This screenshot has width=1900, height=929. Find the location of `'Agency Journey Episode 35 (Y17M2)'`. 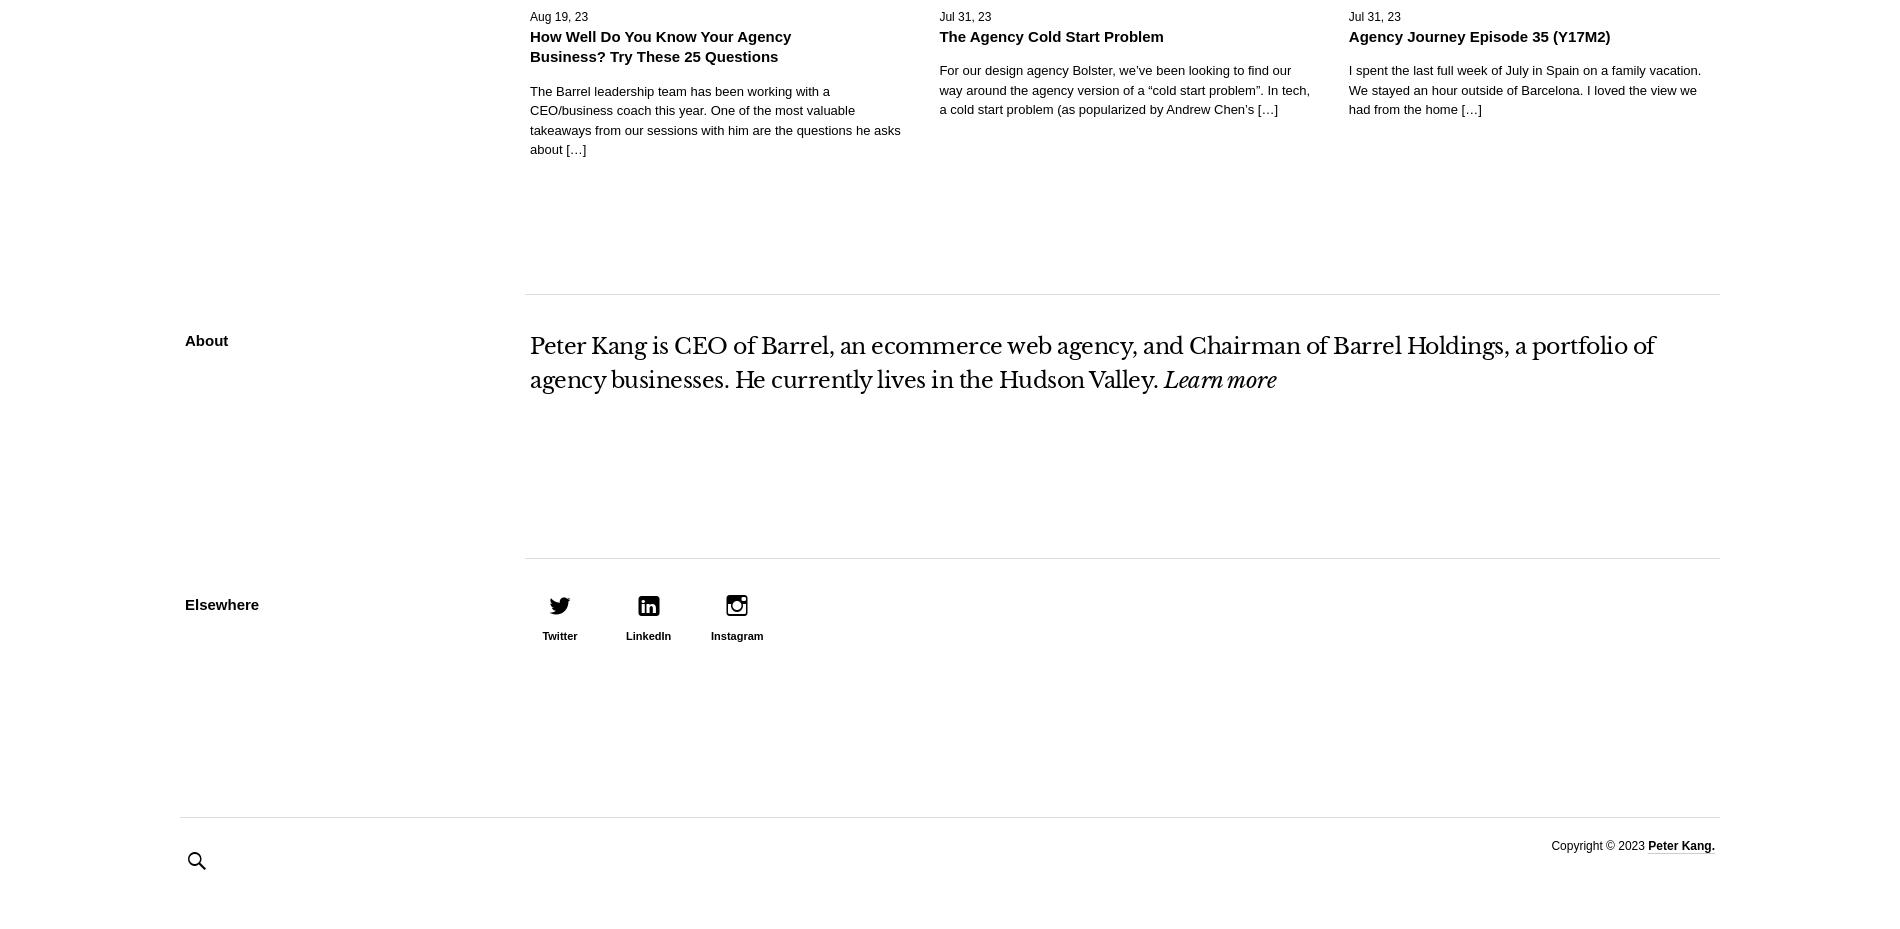

'Agency Journey Episode 35 (Y17M2)' is located at coordinates (1478, 35).